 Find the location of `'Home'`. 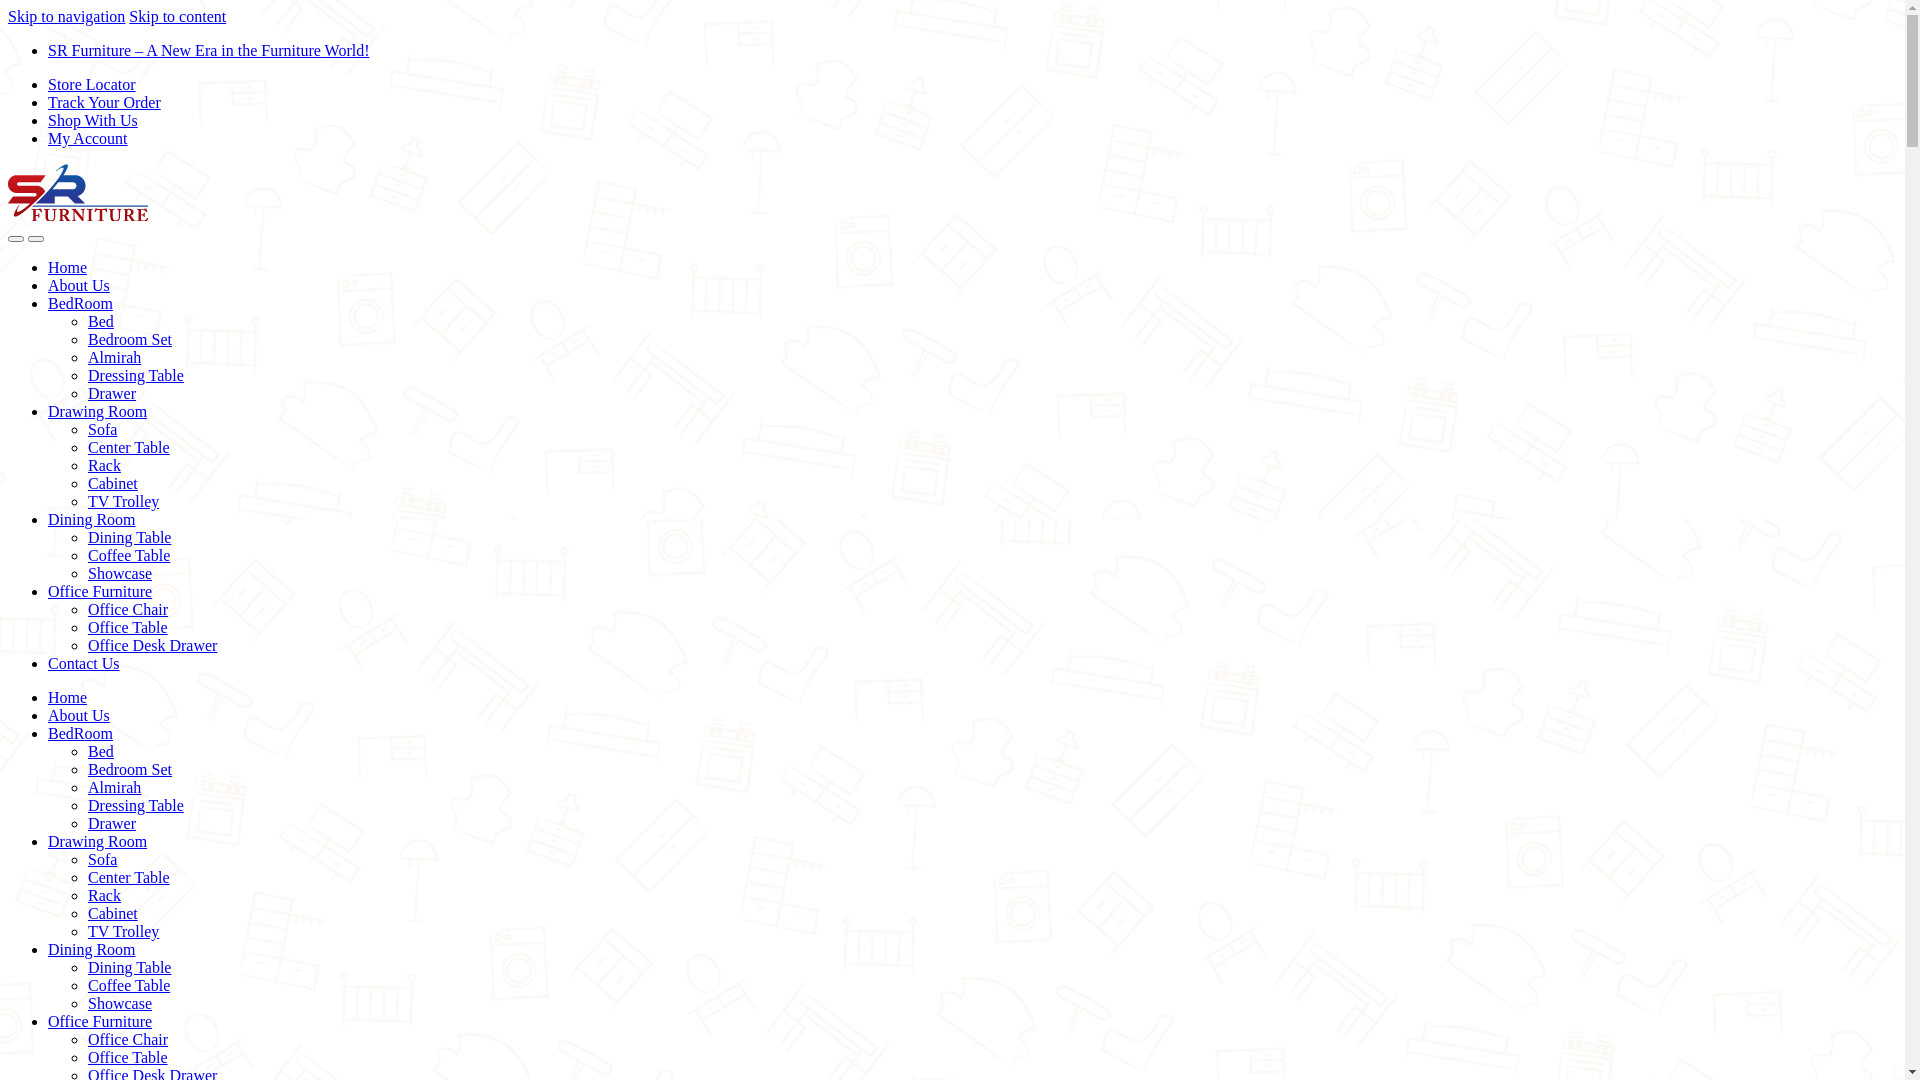

'Home' is located at coordinates (67, 696).